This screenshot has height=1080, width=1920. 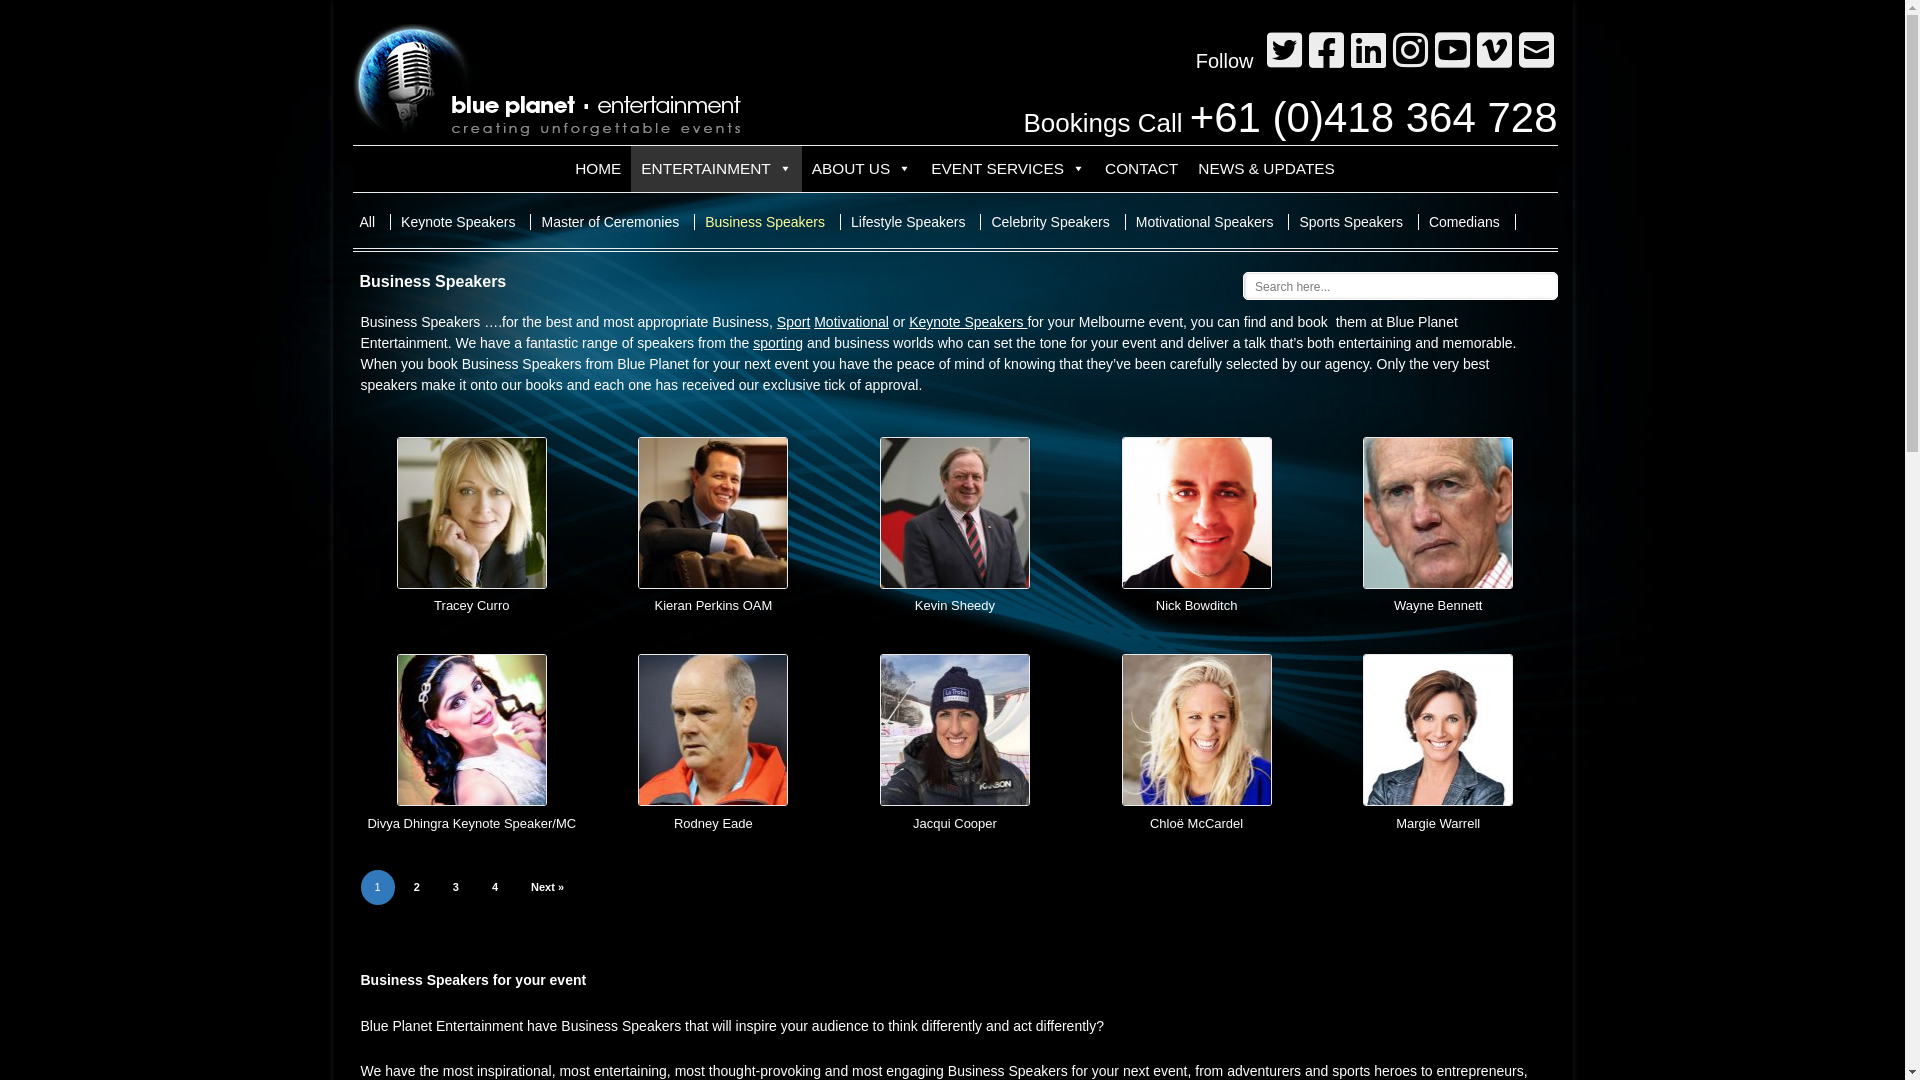 What do you see at coordinates (715, 168) in the screenshot?
I see `'ENTERTAINMENT'` at bounding box center [715, 168].